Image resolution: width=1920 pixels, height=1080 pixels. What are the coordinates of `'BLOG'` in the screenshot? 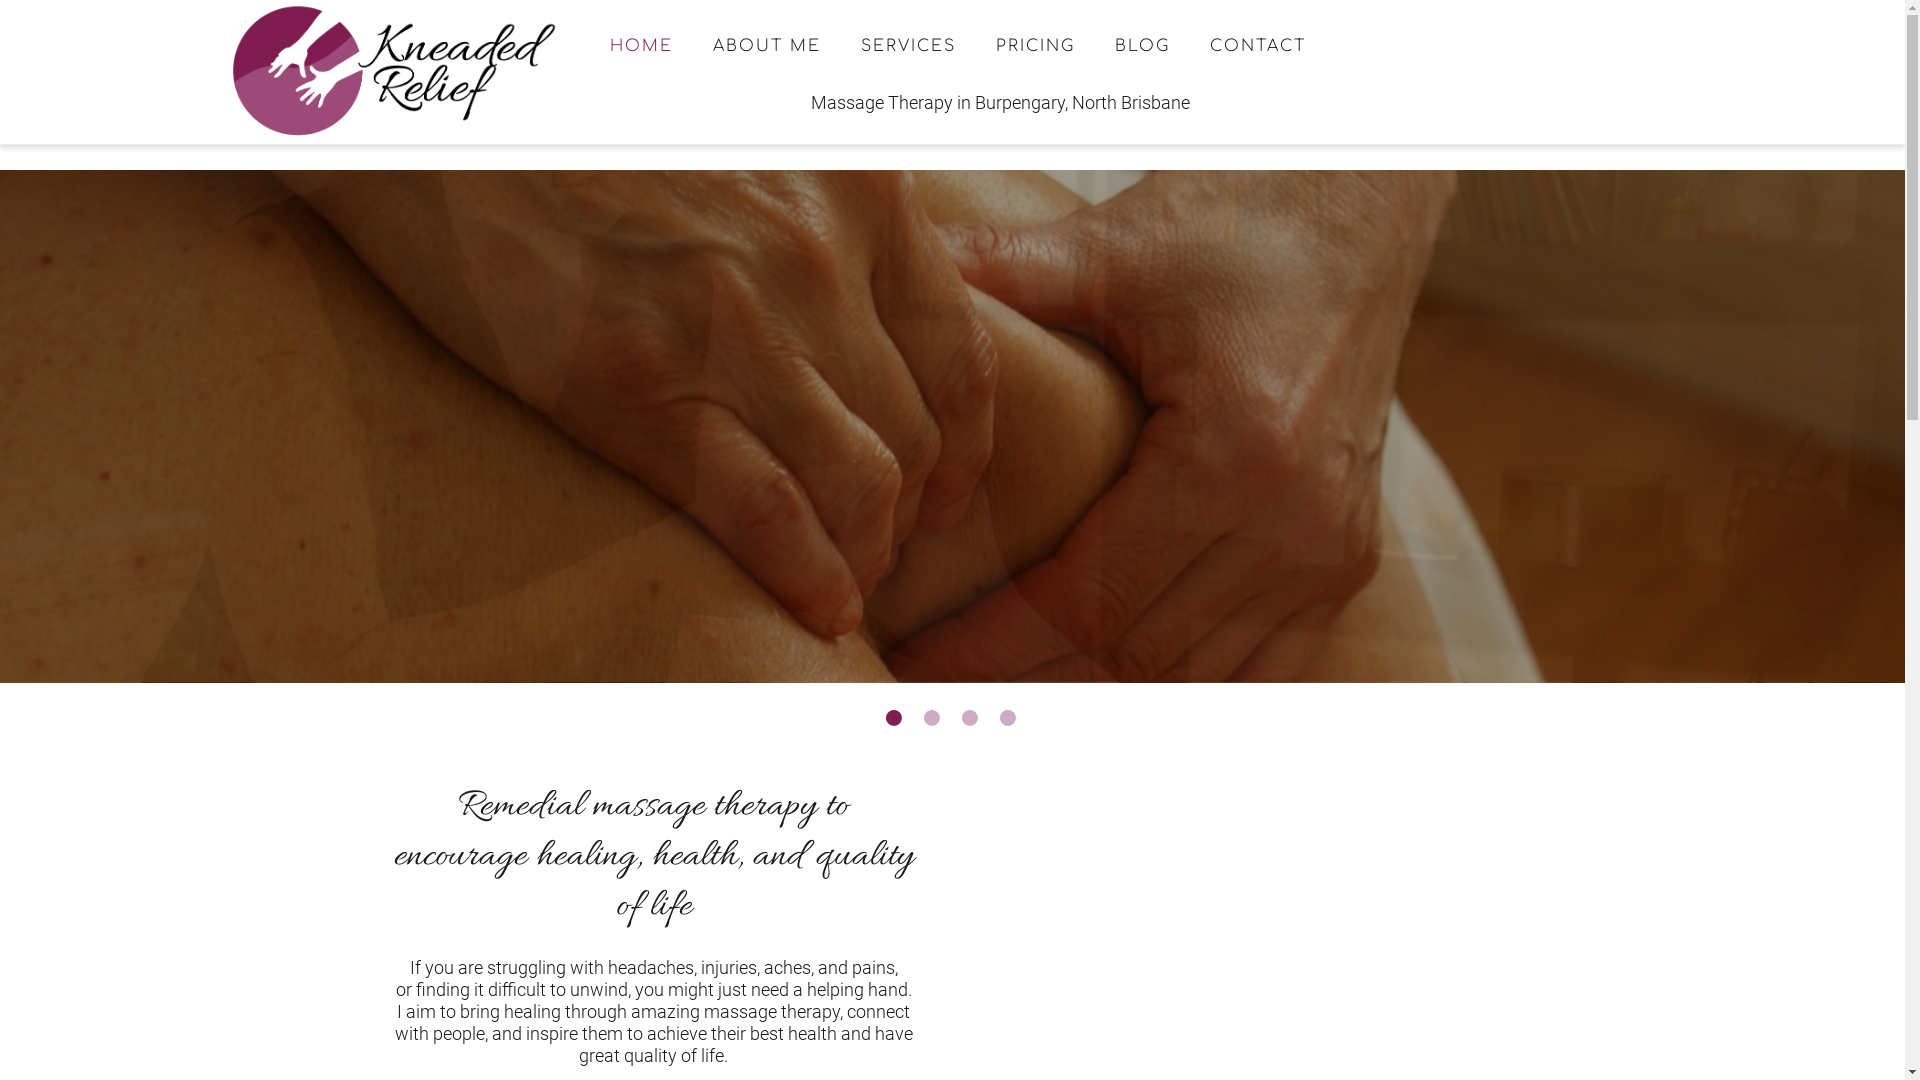 It's located at (1142, 45).